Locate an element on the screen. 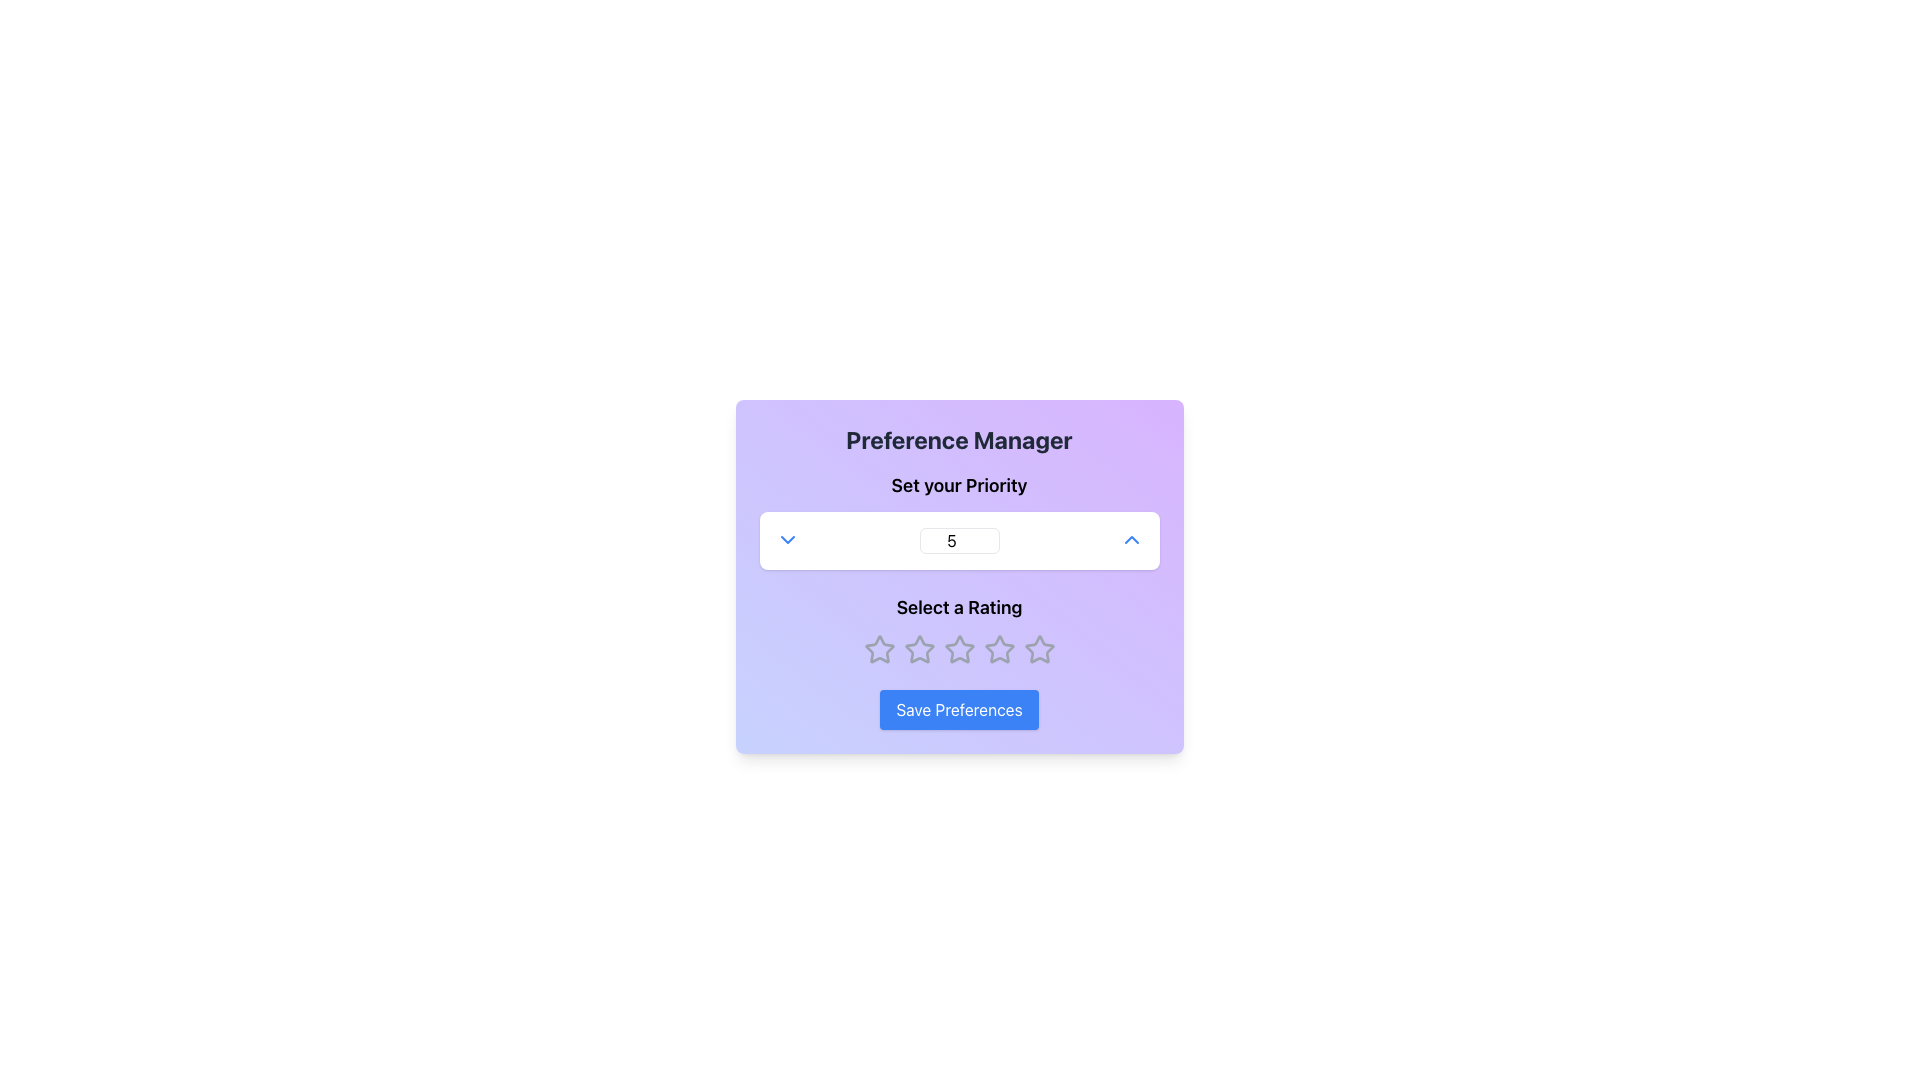  the first star-shaped icon in the row under the text 'Select a Rating' is located at coordinates (879, 650).